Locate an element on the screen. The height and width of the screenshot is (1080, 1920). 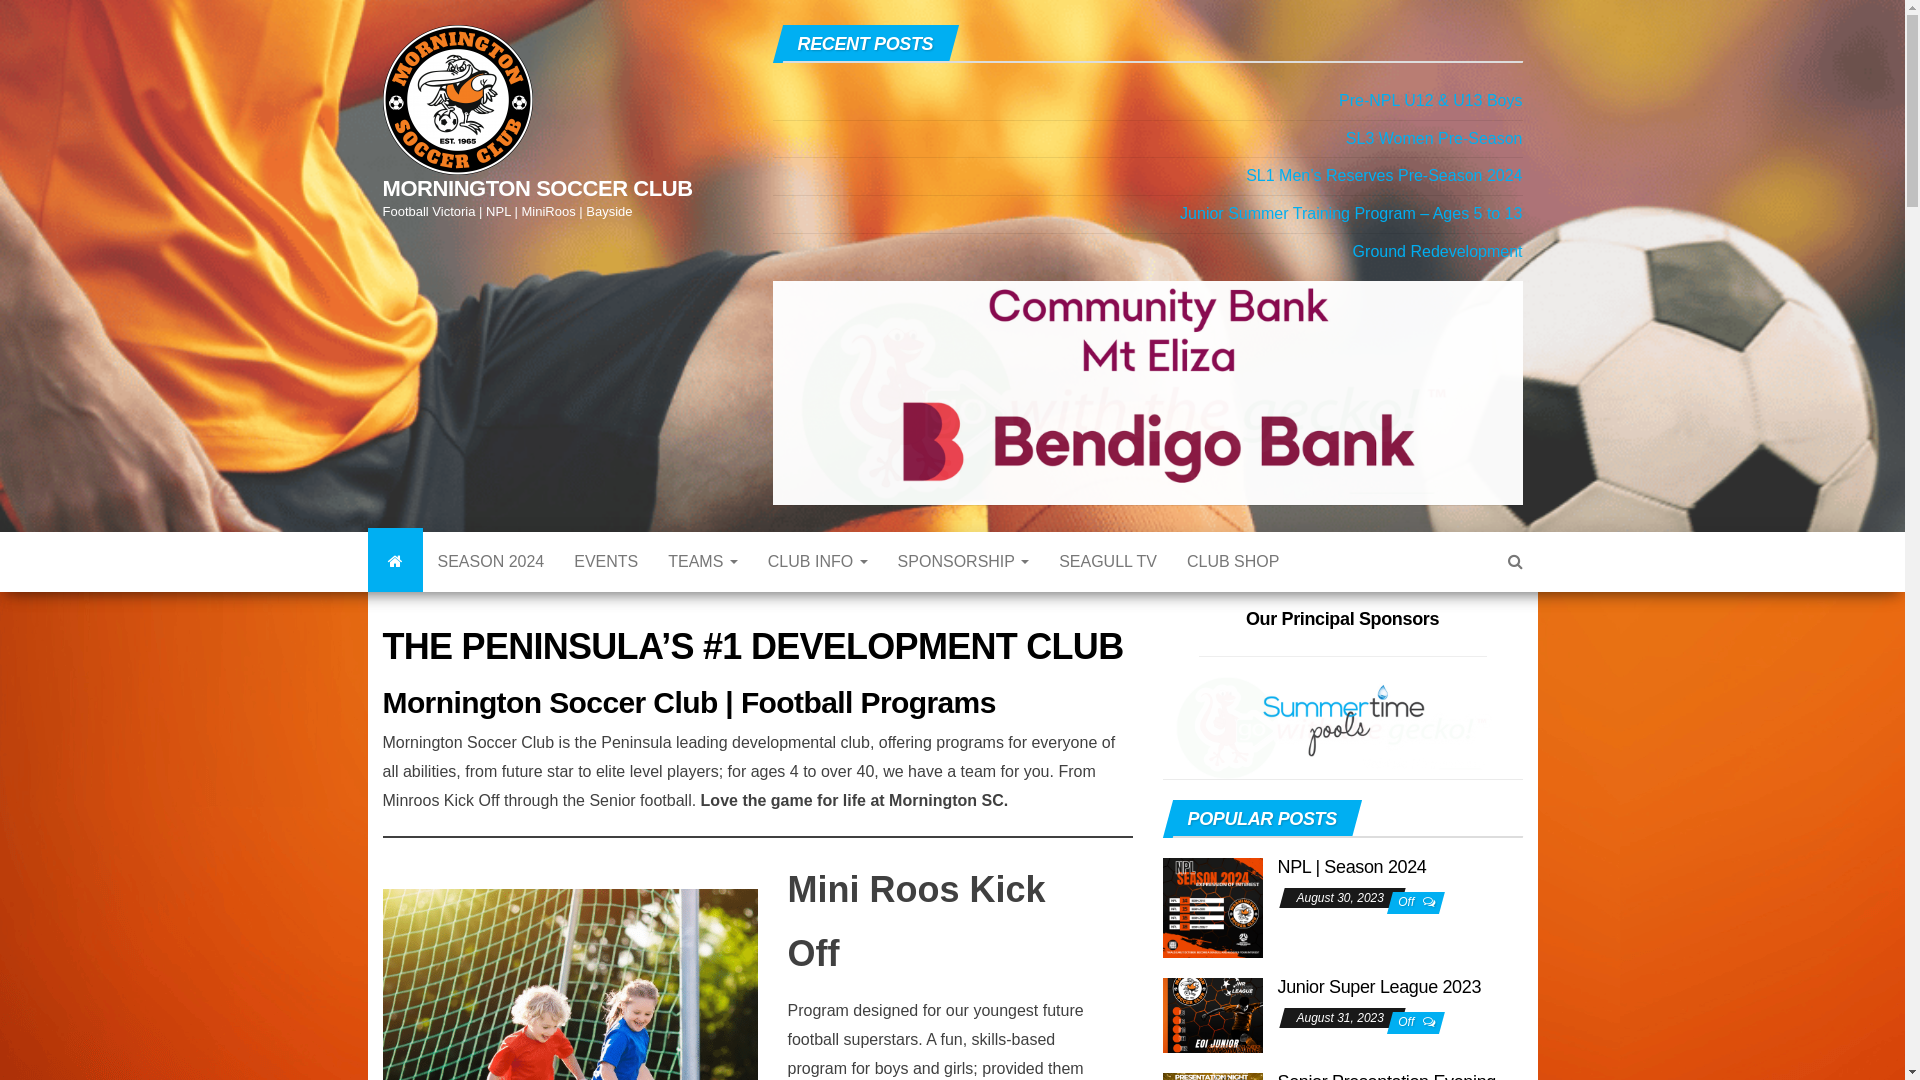
'NPL | Season 2024' is located at coordinates (1352, 903).